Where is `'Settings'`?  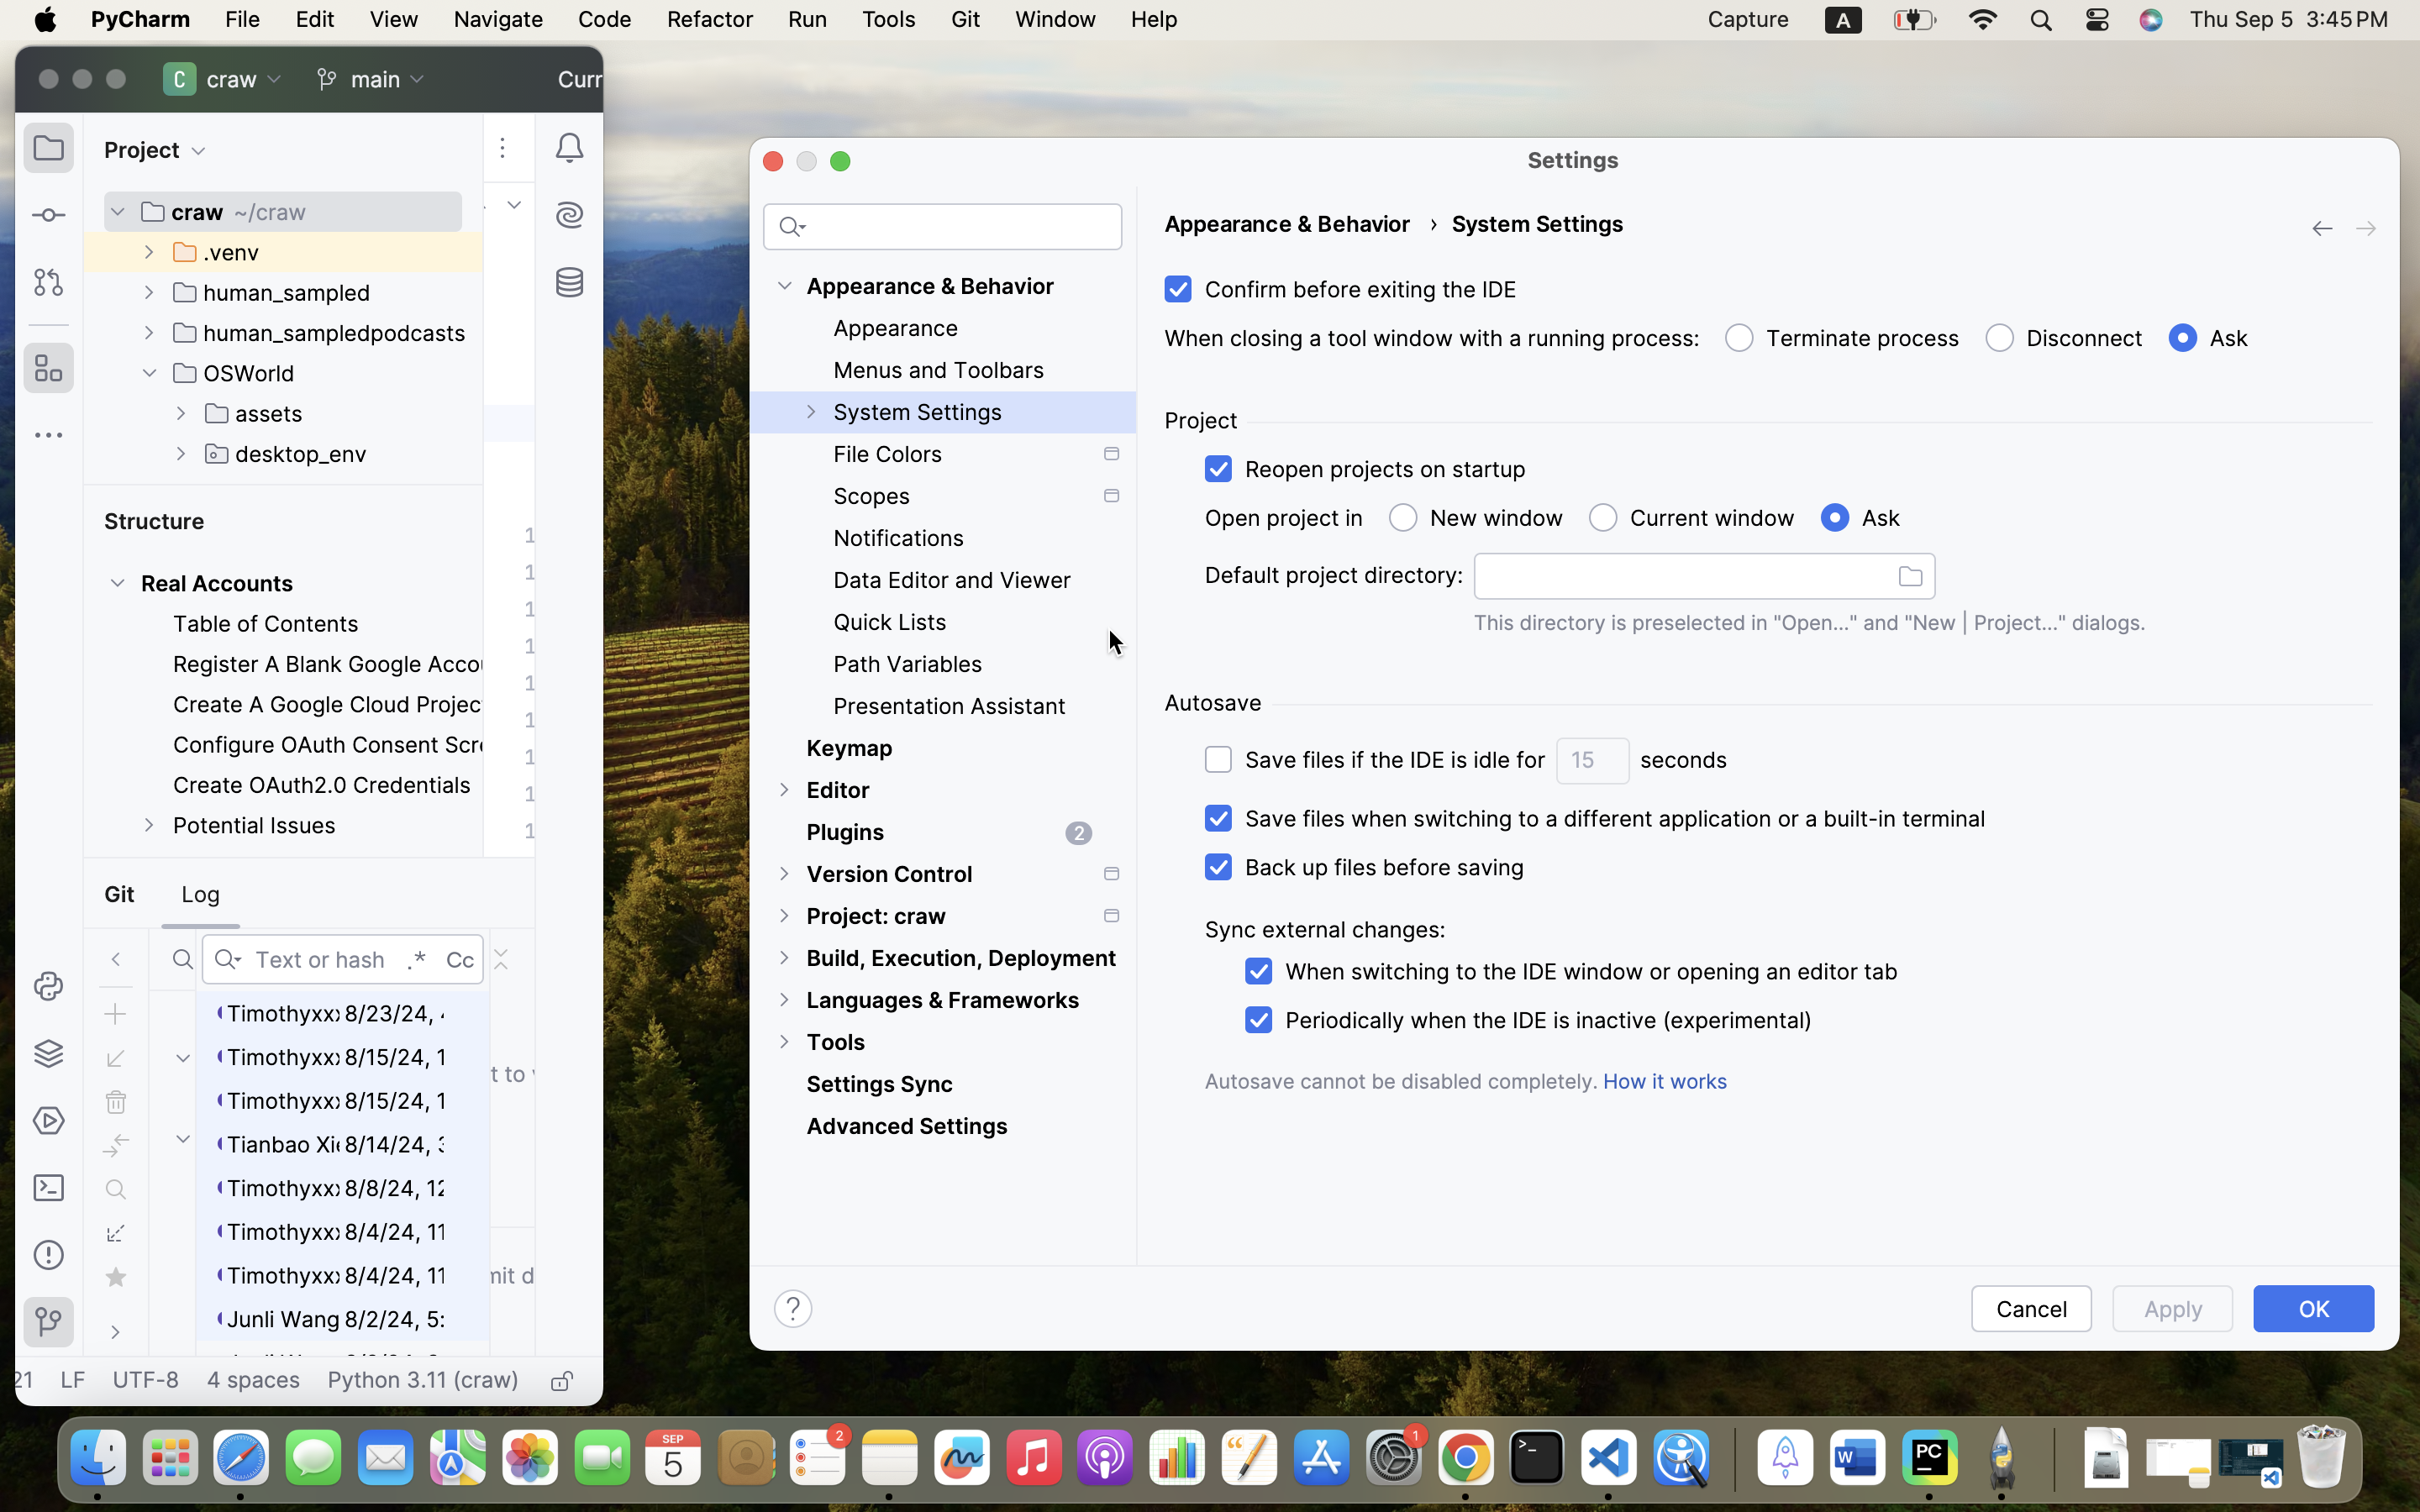
'Settings' is located at coordinates (1573, 160).